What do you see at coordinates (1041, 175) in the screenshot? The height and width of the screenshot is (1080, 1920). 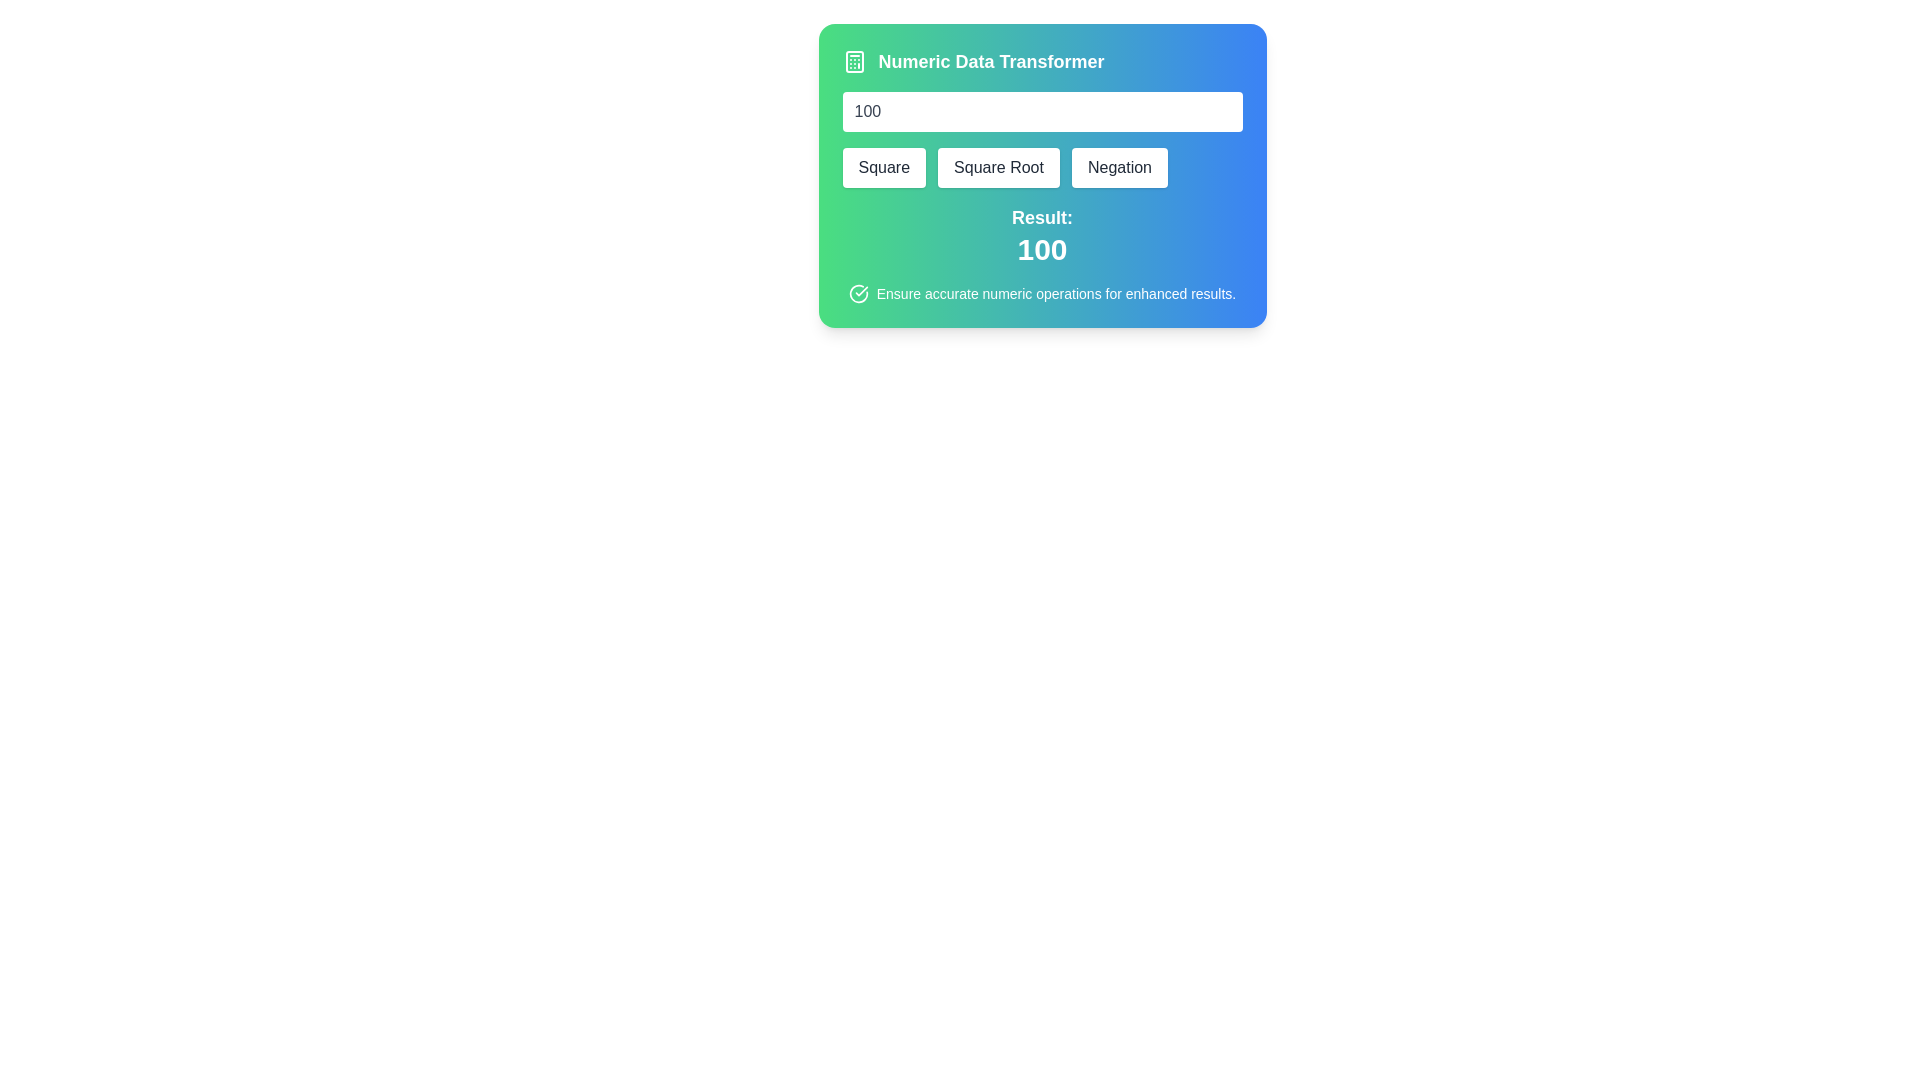 I see `the 'Square Root' button, which is the second button among three in the 'Numeric Data Transformer' component` at bounding box center [1041, 175].